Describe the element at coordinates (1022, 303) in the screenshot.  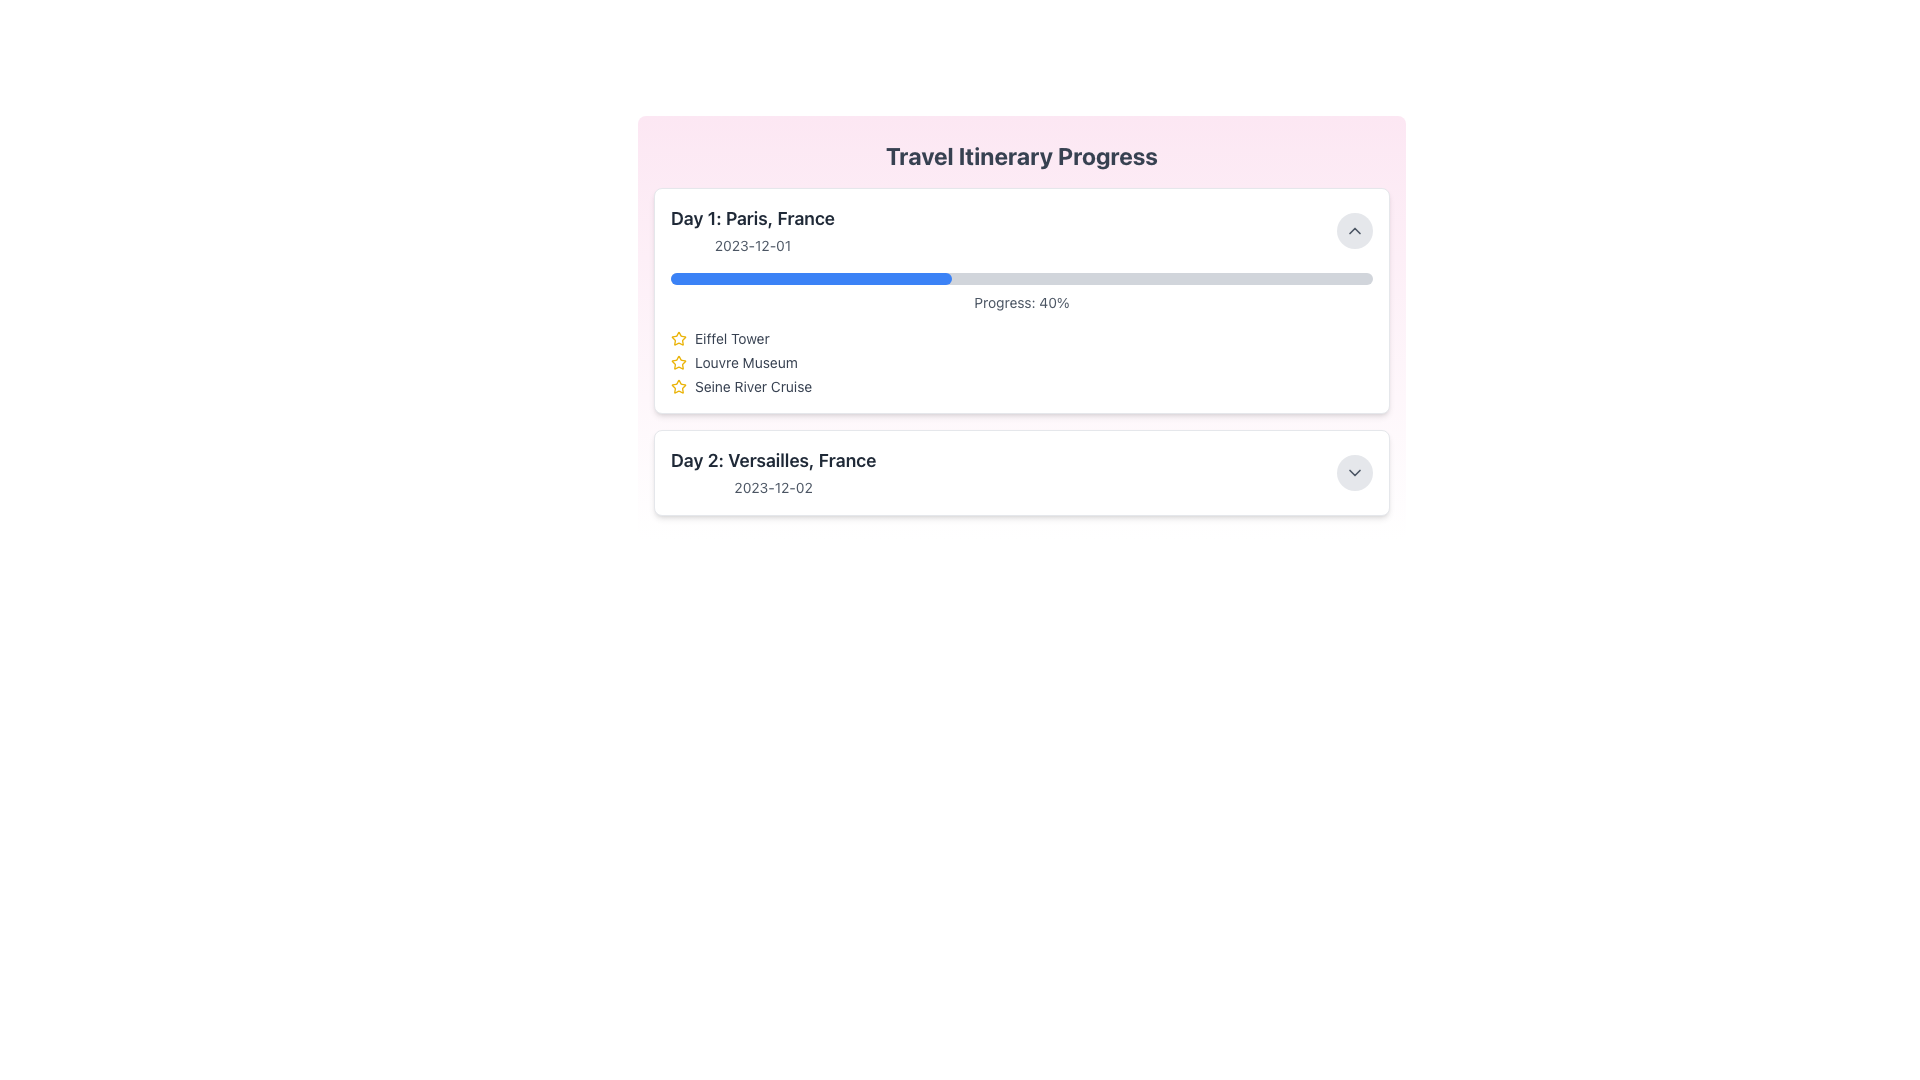
I see `the static text display element that shows 'Progress: 40%', which is styled in gray and located under a blue progress bar` at that location.